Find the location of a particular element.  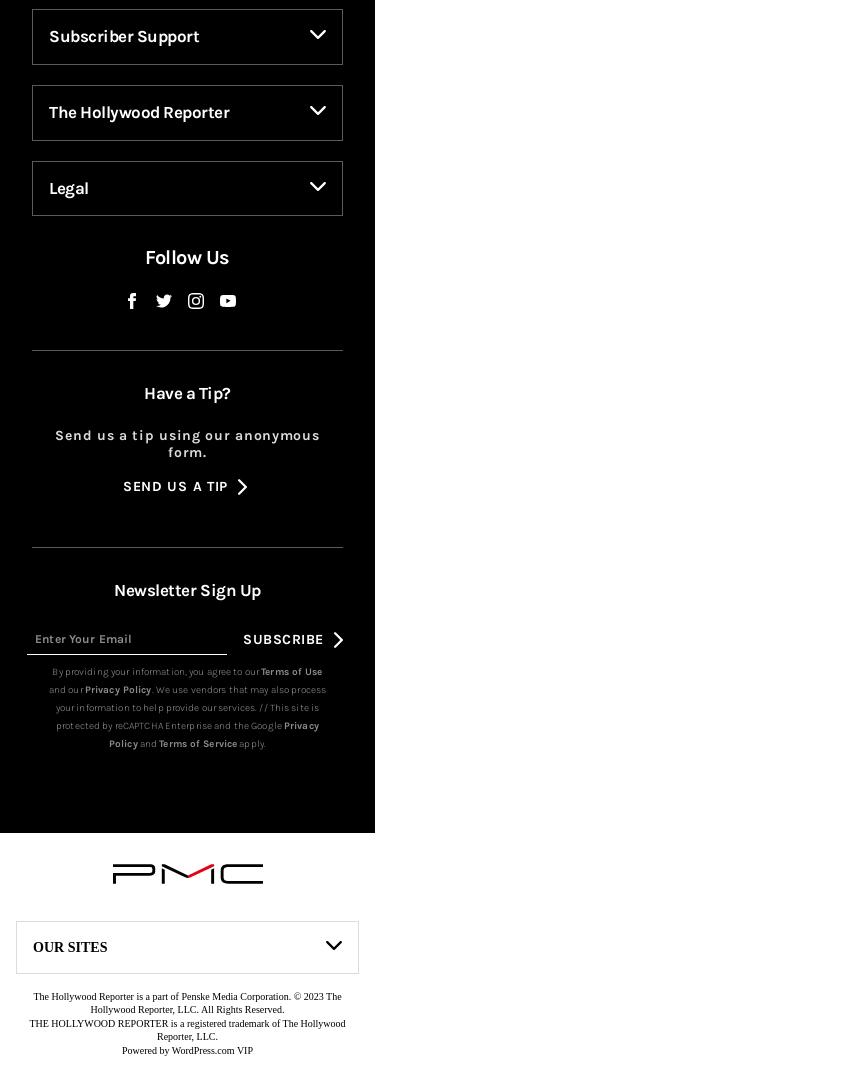

'Our Sites' is located at coordinates (69, 977).